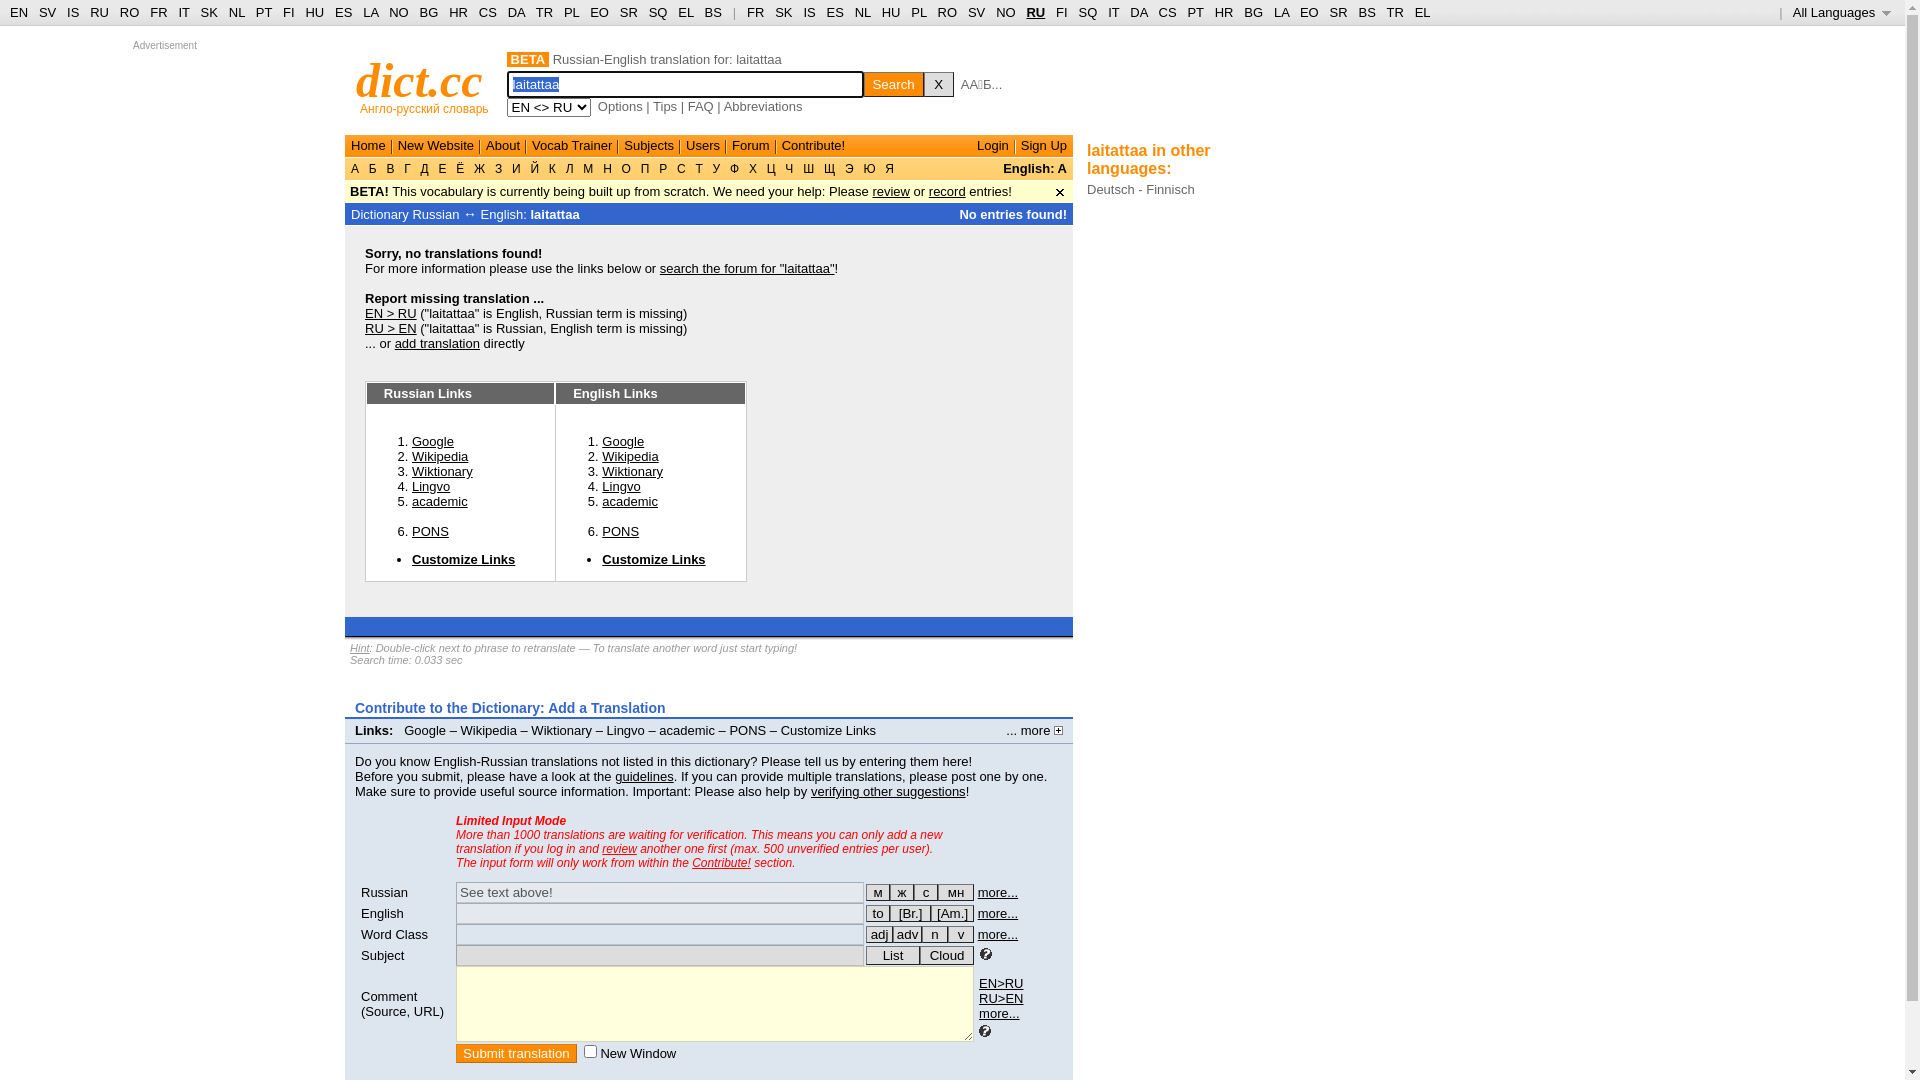  What do you see at coordinates (1272, 12) in the screenshot?
I see `'LA'` at bounding box center [1272, 12].